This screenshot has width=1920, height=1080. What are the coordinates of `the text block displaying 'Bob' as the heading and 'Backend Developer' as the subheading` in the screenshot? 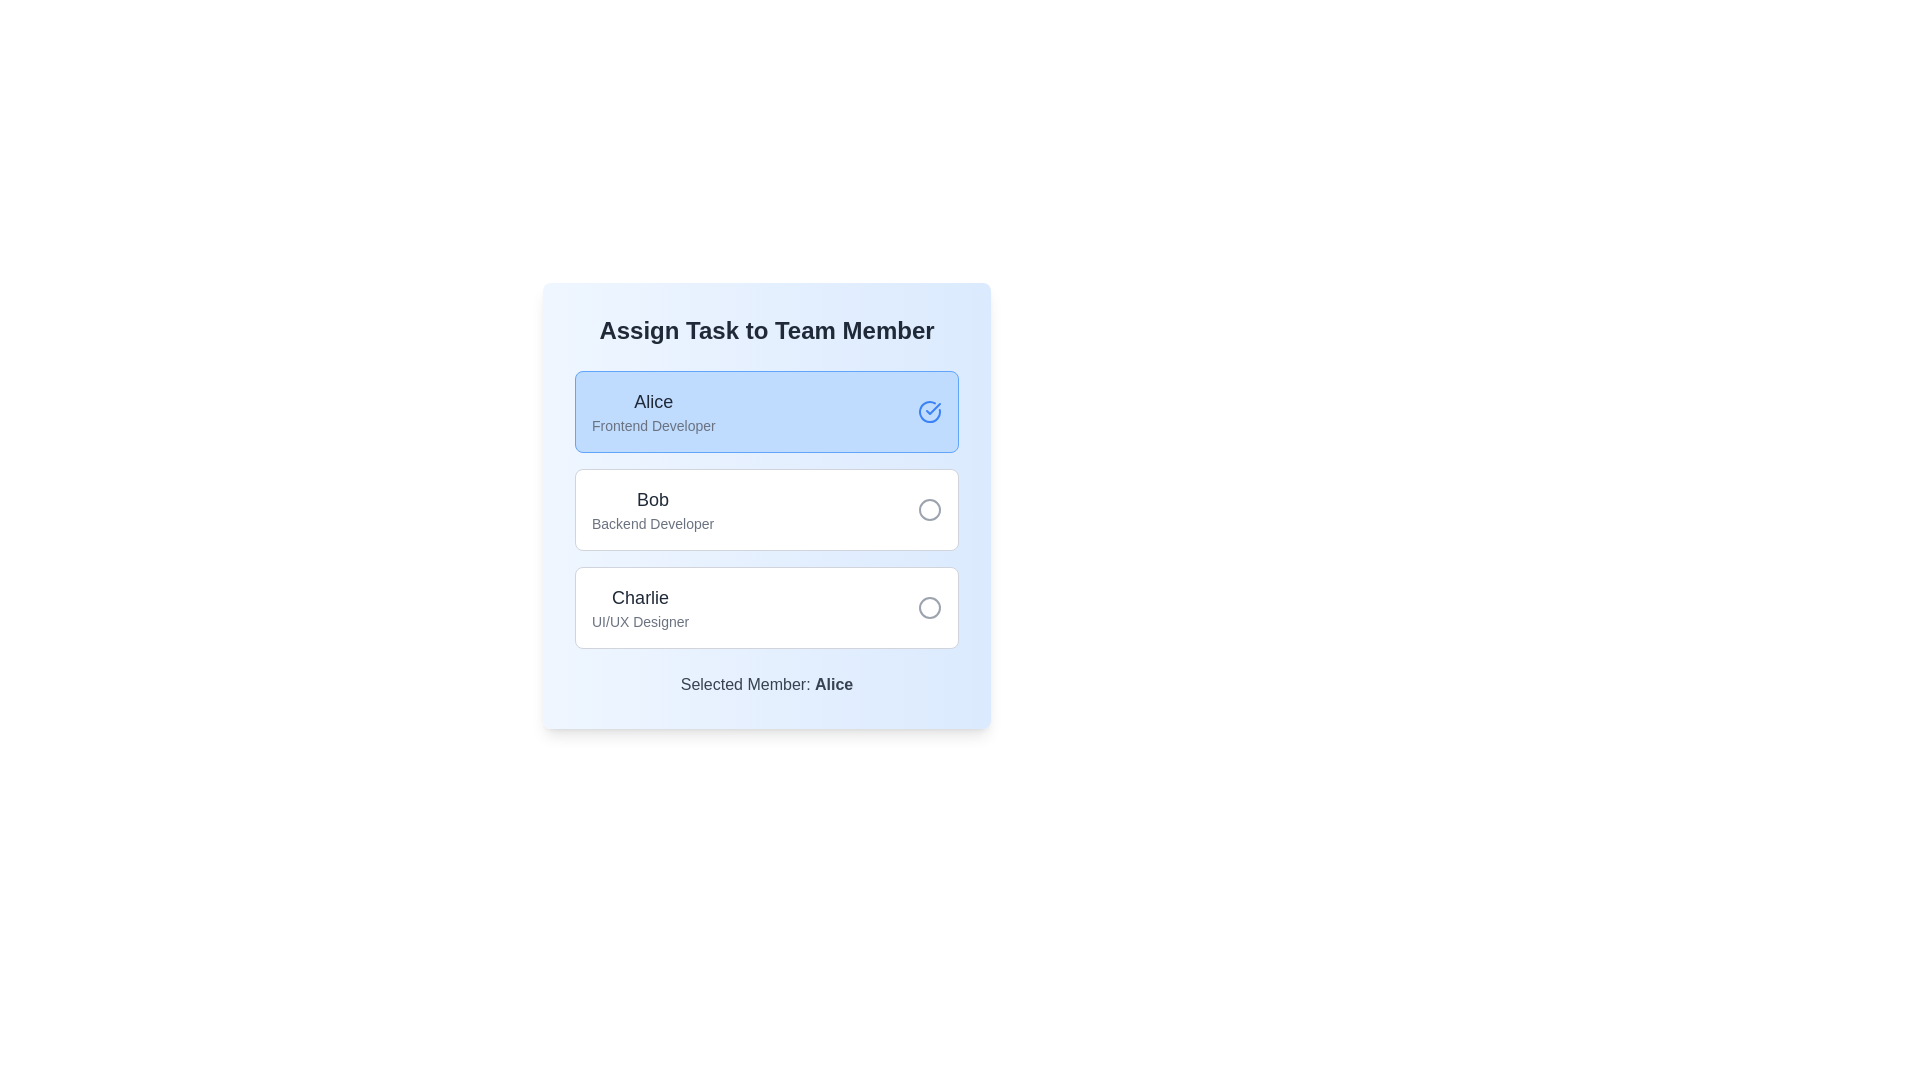 It's located at (653, 508).